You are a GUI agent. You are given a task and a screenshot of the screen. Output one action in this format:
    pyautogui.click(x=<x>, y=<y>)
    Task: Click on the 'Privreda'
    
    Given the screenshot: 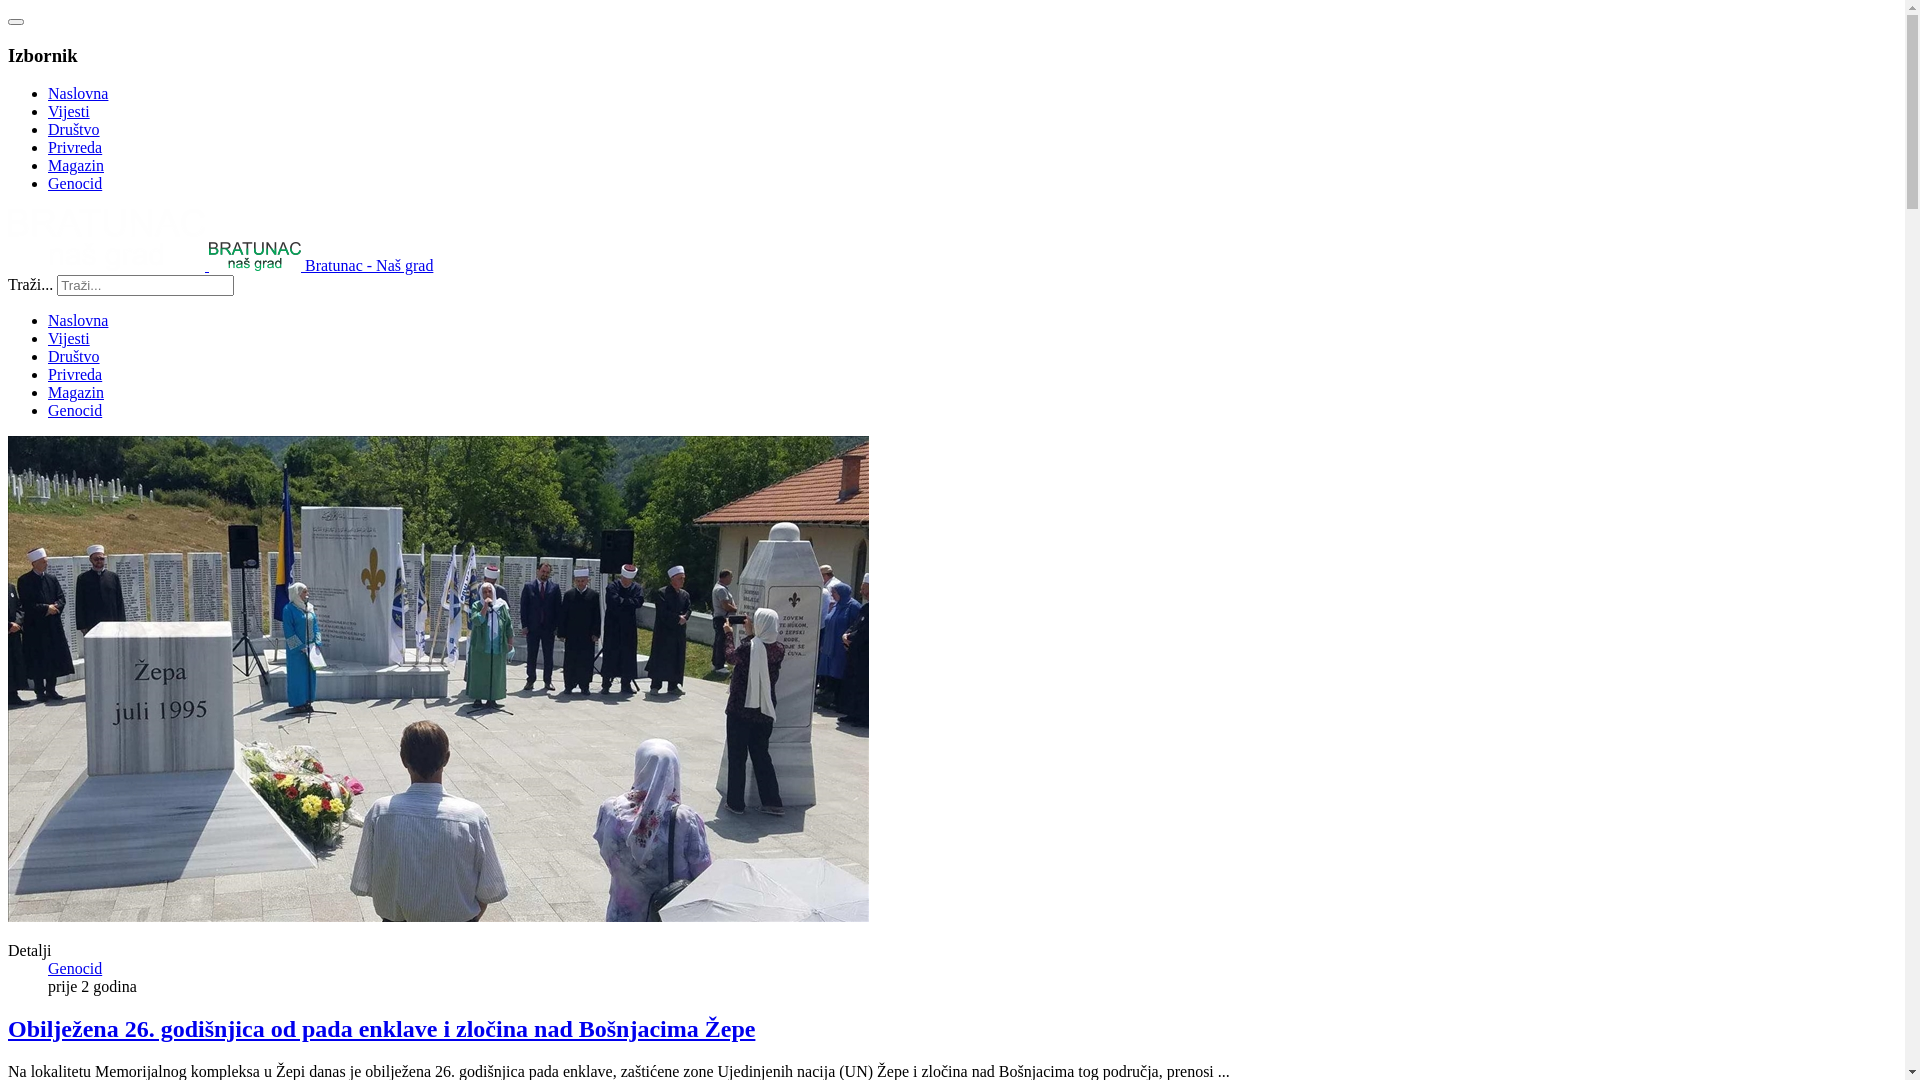 What is the action you would take?
    pyautogui.click(x=75, y=146)
    